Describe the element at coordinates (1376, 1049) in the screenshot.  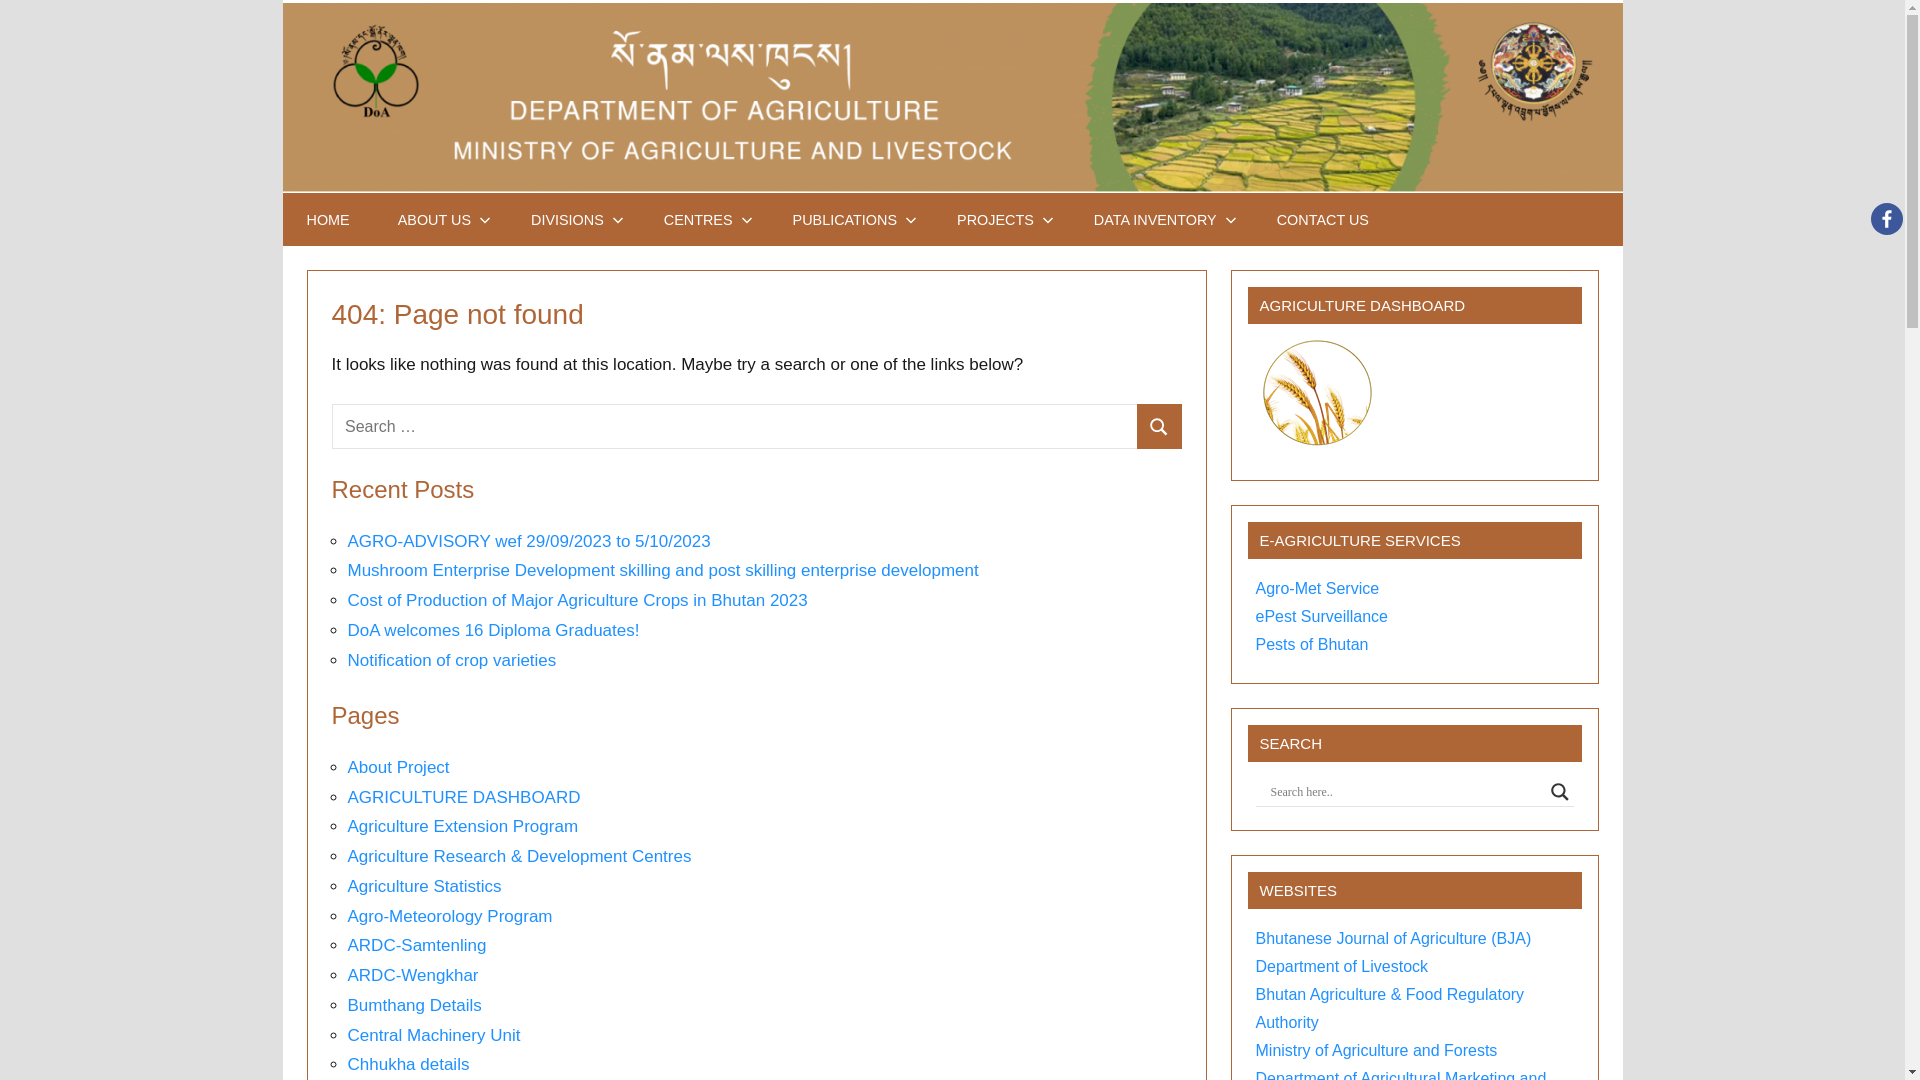
I see `'Ministry of Agriculture and Forests'` at that location.